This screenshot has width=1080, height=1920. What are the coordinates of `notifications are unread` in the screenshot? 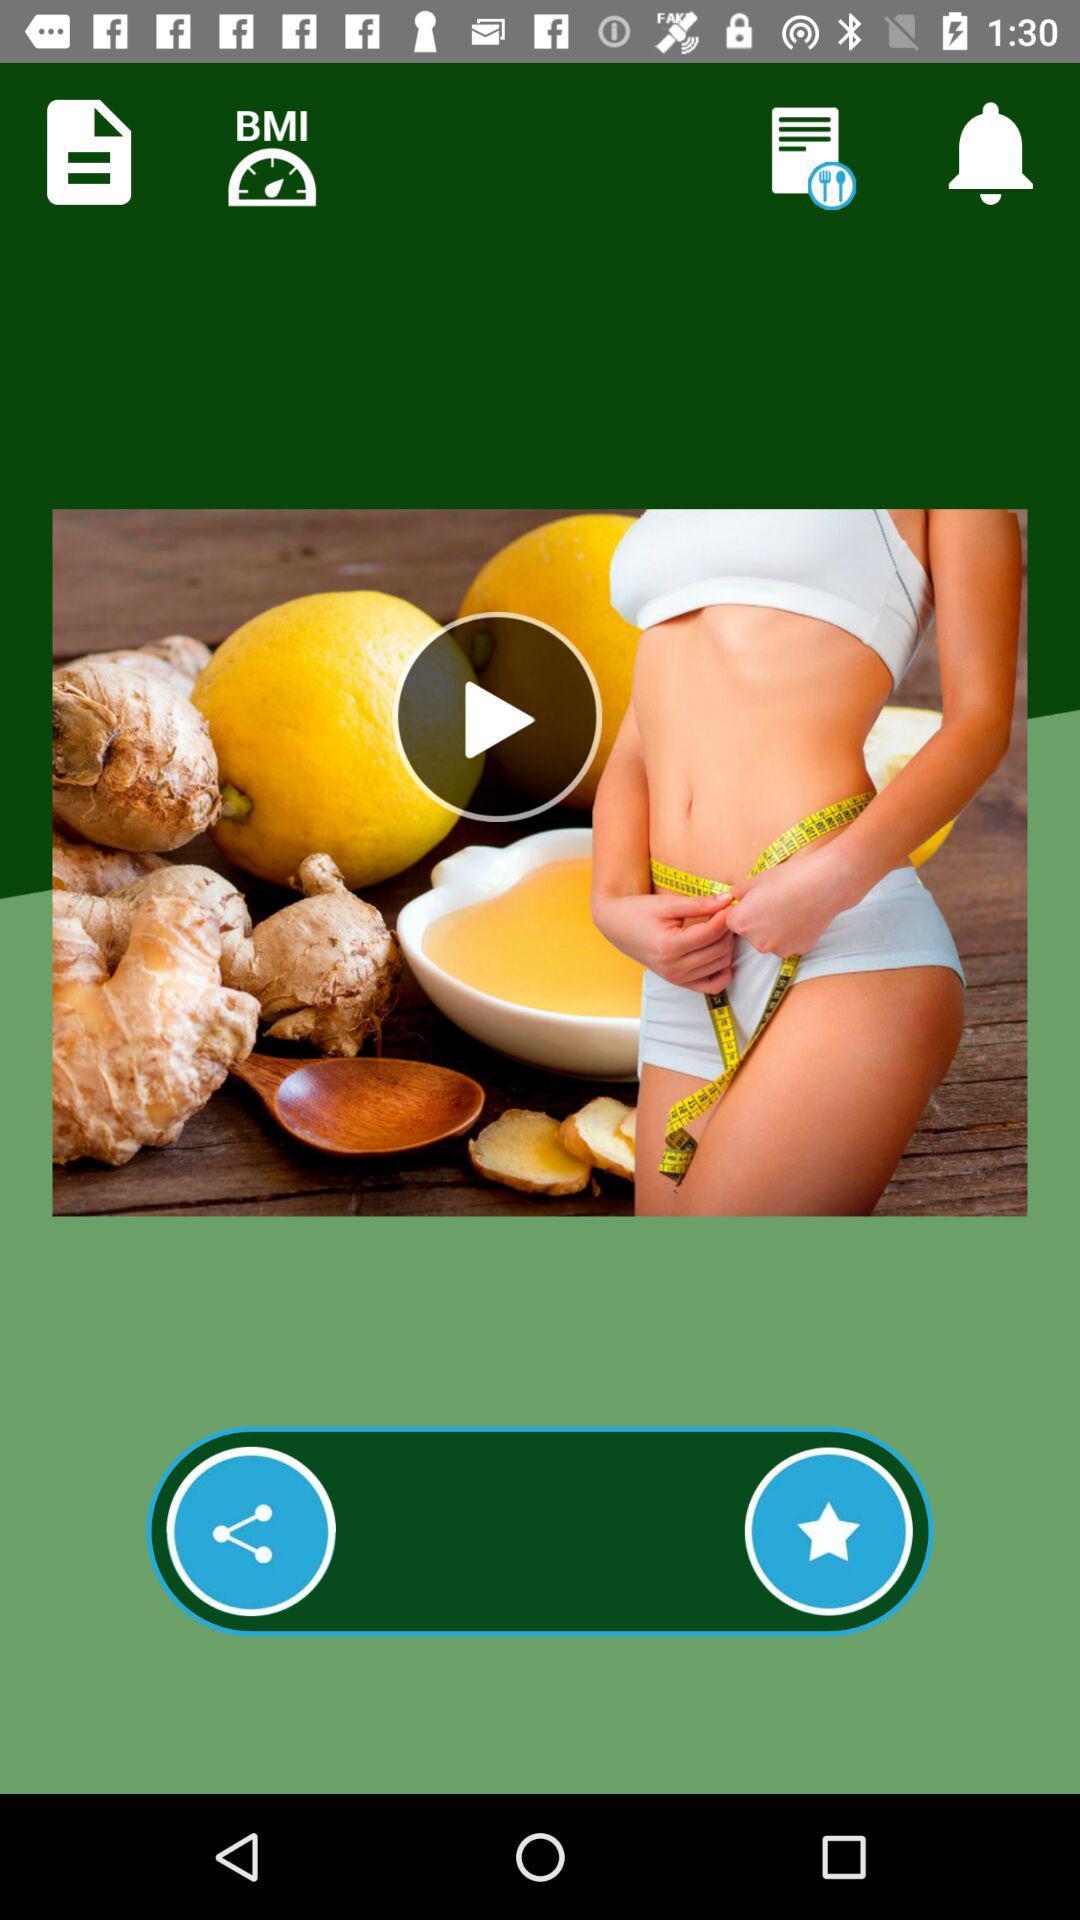 It's located at (808, 153).